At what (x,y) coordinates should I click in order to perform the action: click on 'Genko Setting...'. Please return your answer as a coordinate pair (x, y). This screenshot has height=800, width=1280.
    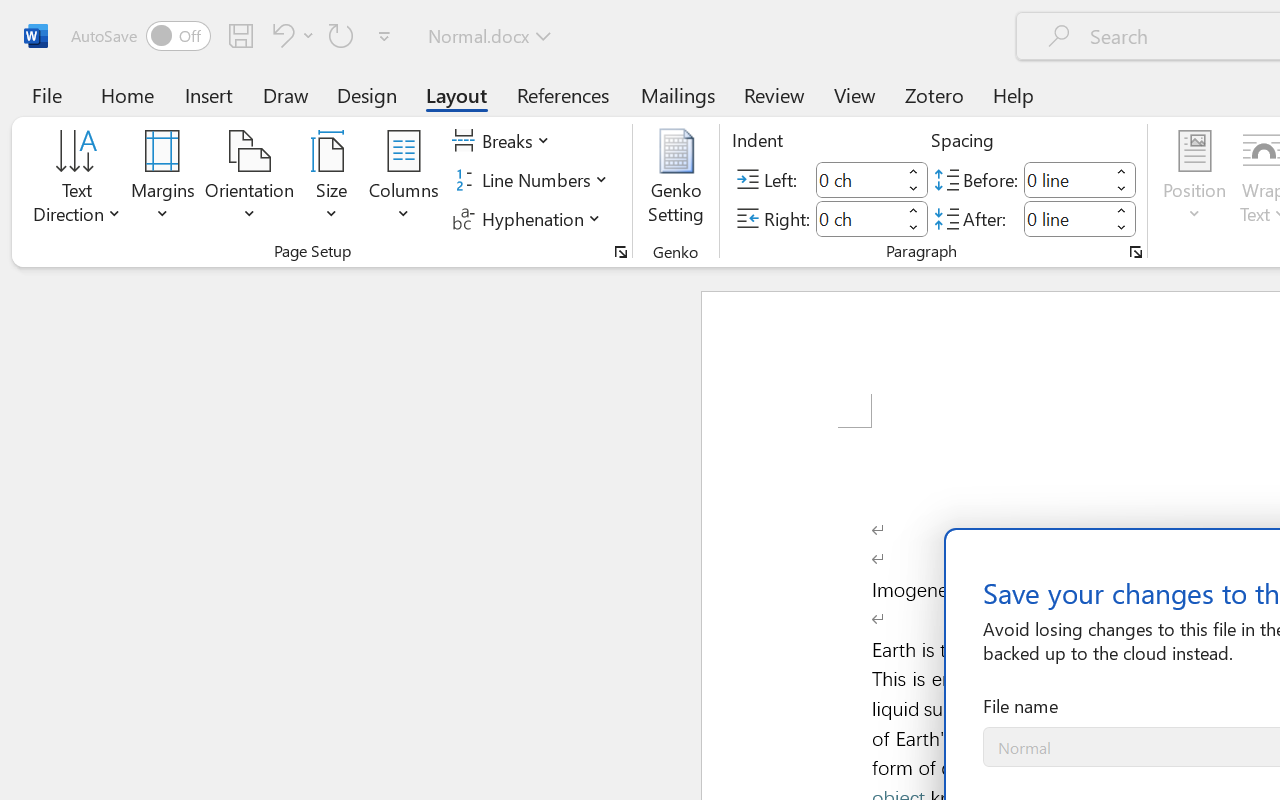
    Looking at the image, I should click on (676, 179).